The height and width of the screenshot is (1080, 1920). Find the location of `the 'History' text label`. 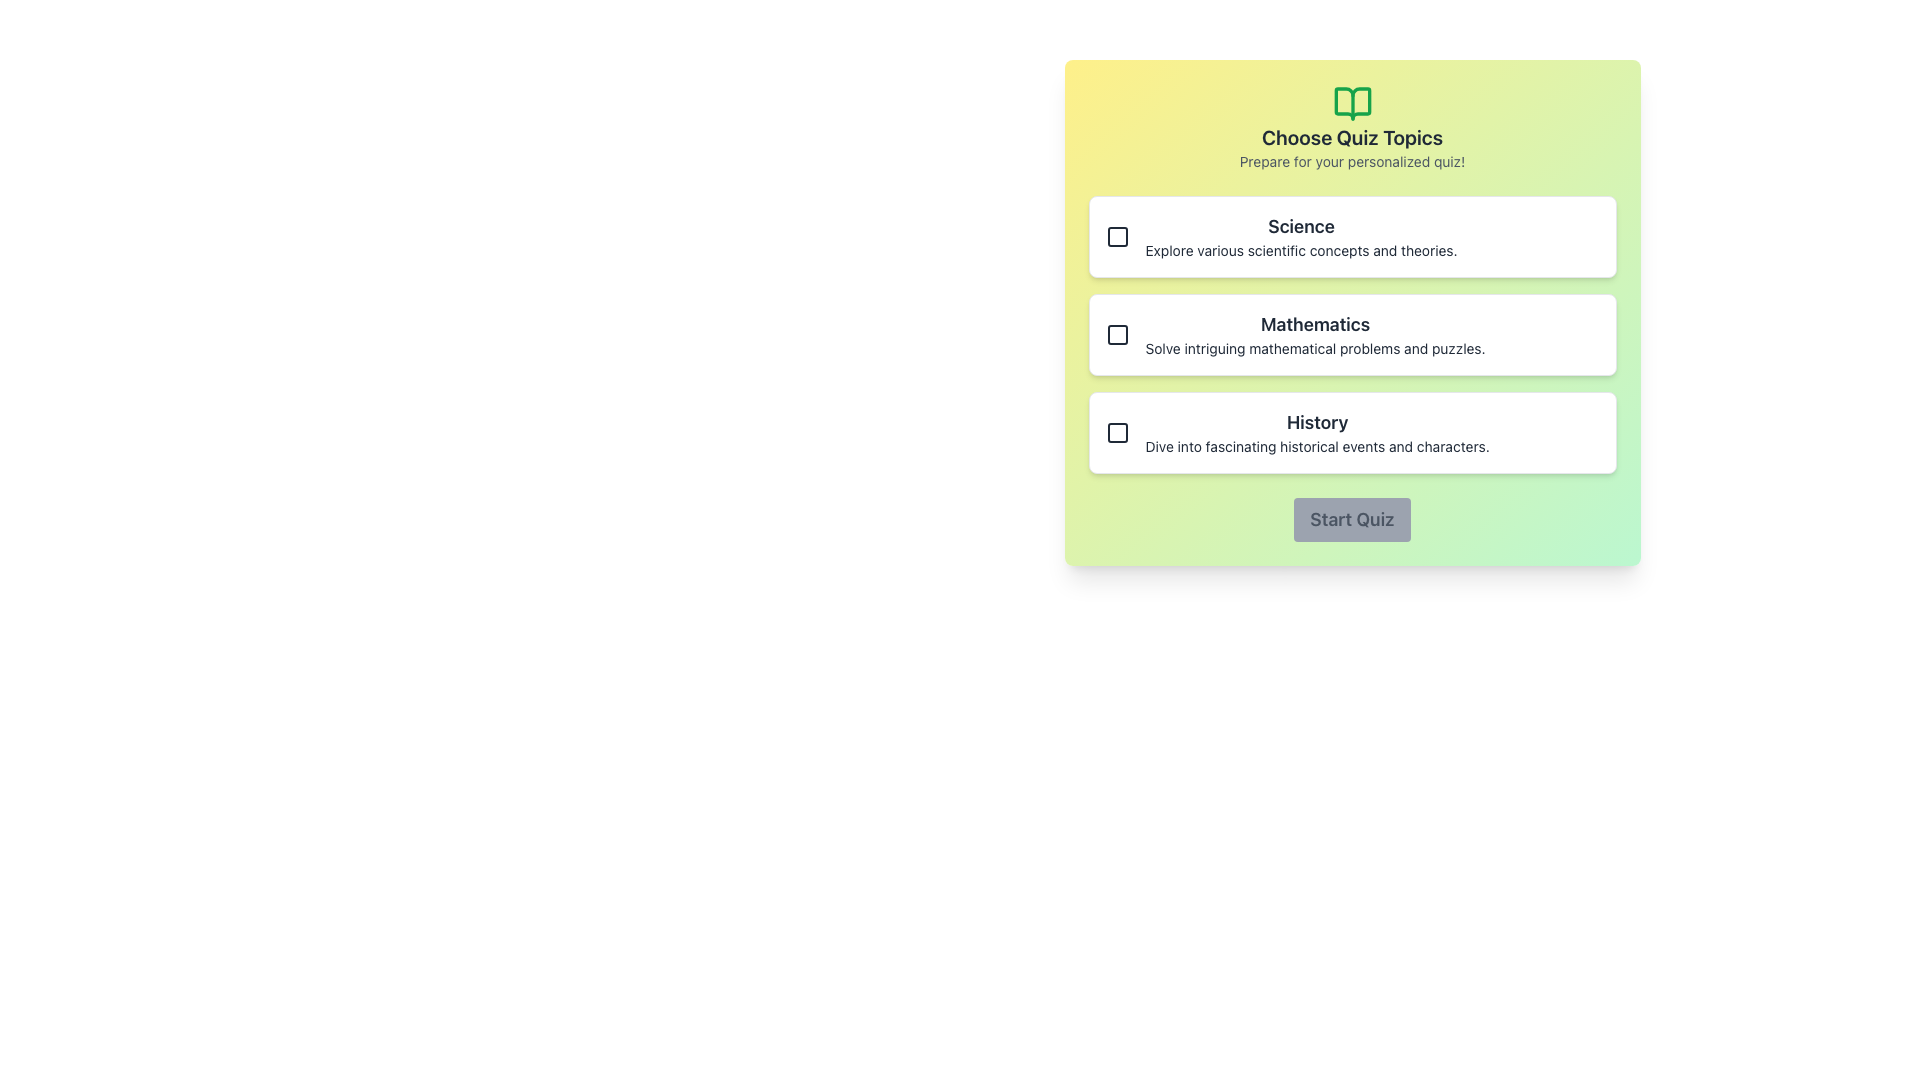

the 'History' text label is located at coordinates (1317, 422).